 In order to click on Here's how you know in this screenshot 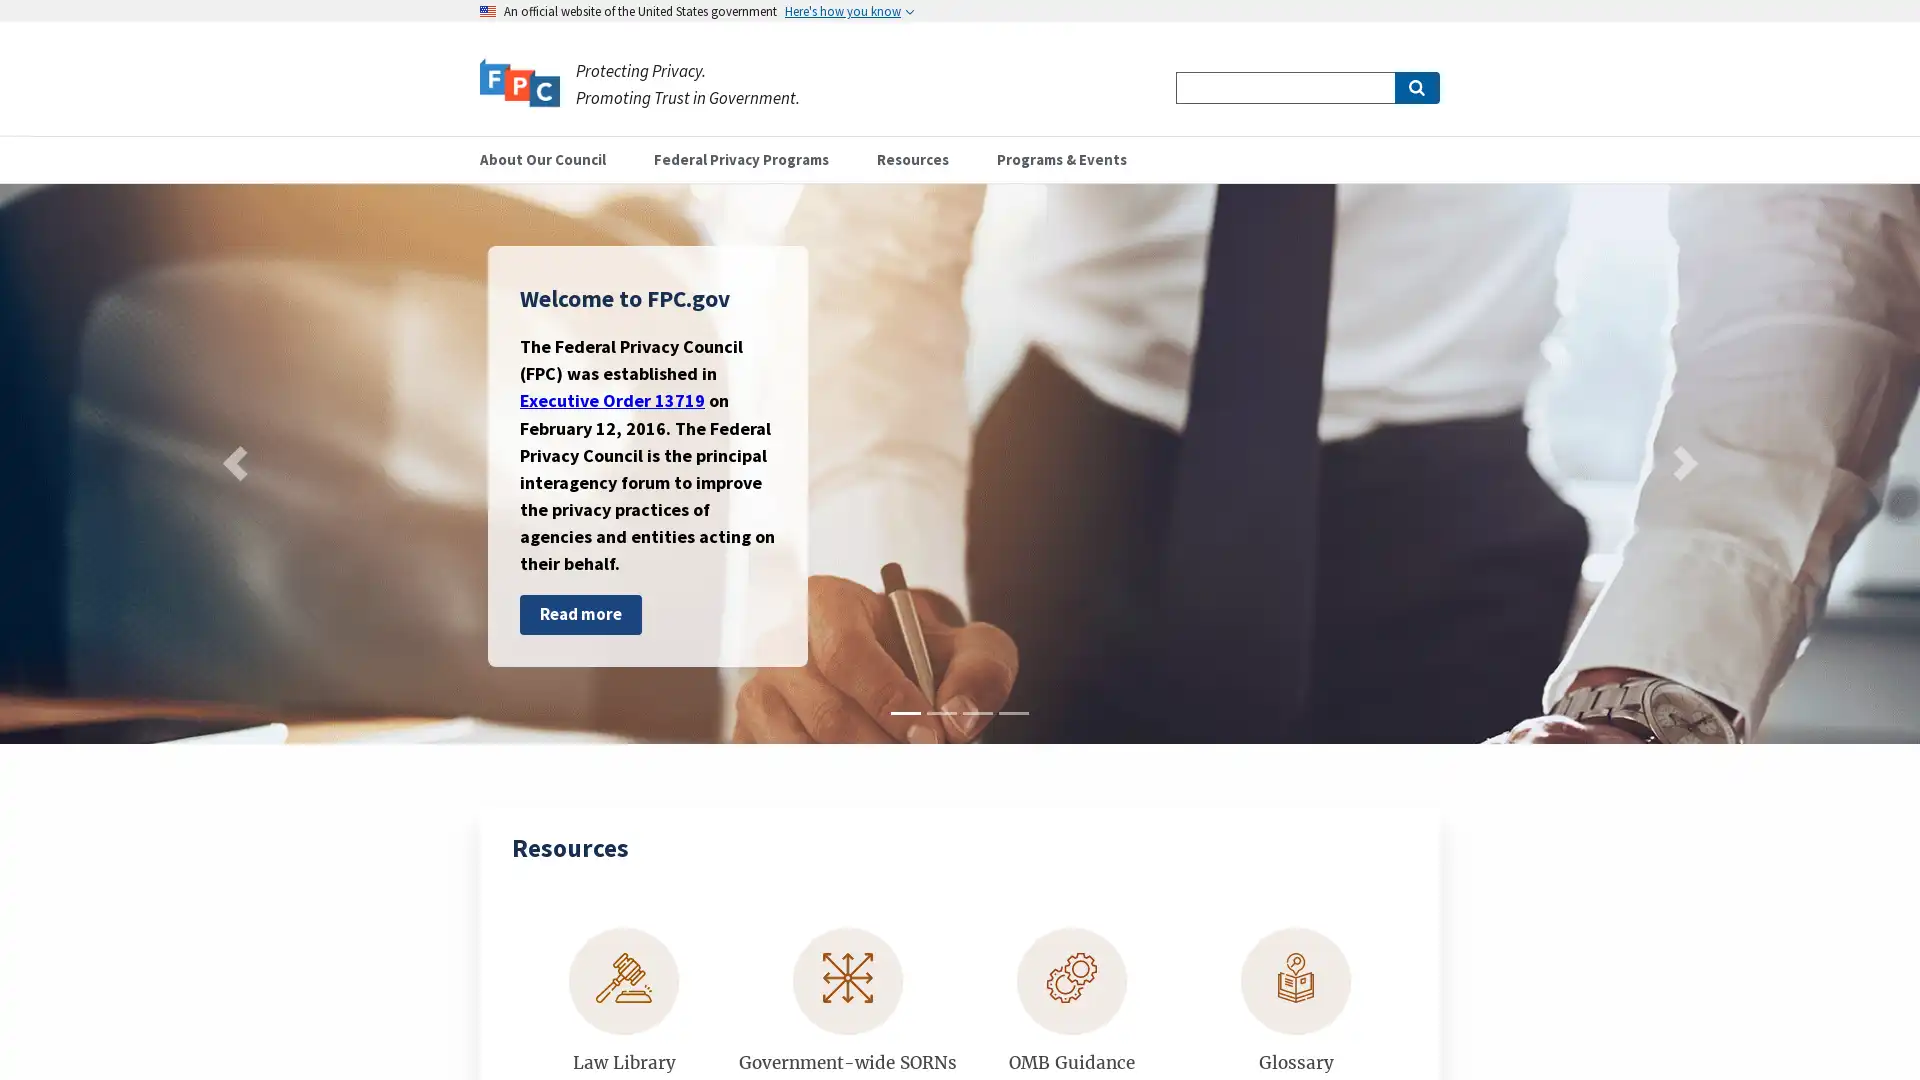, I will do `click(849, 11)`.